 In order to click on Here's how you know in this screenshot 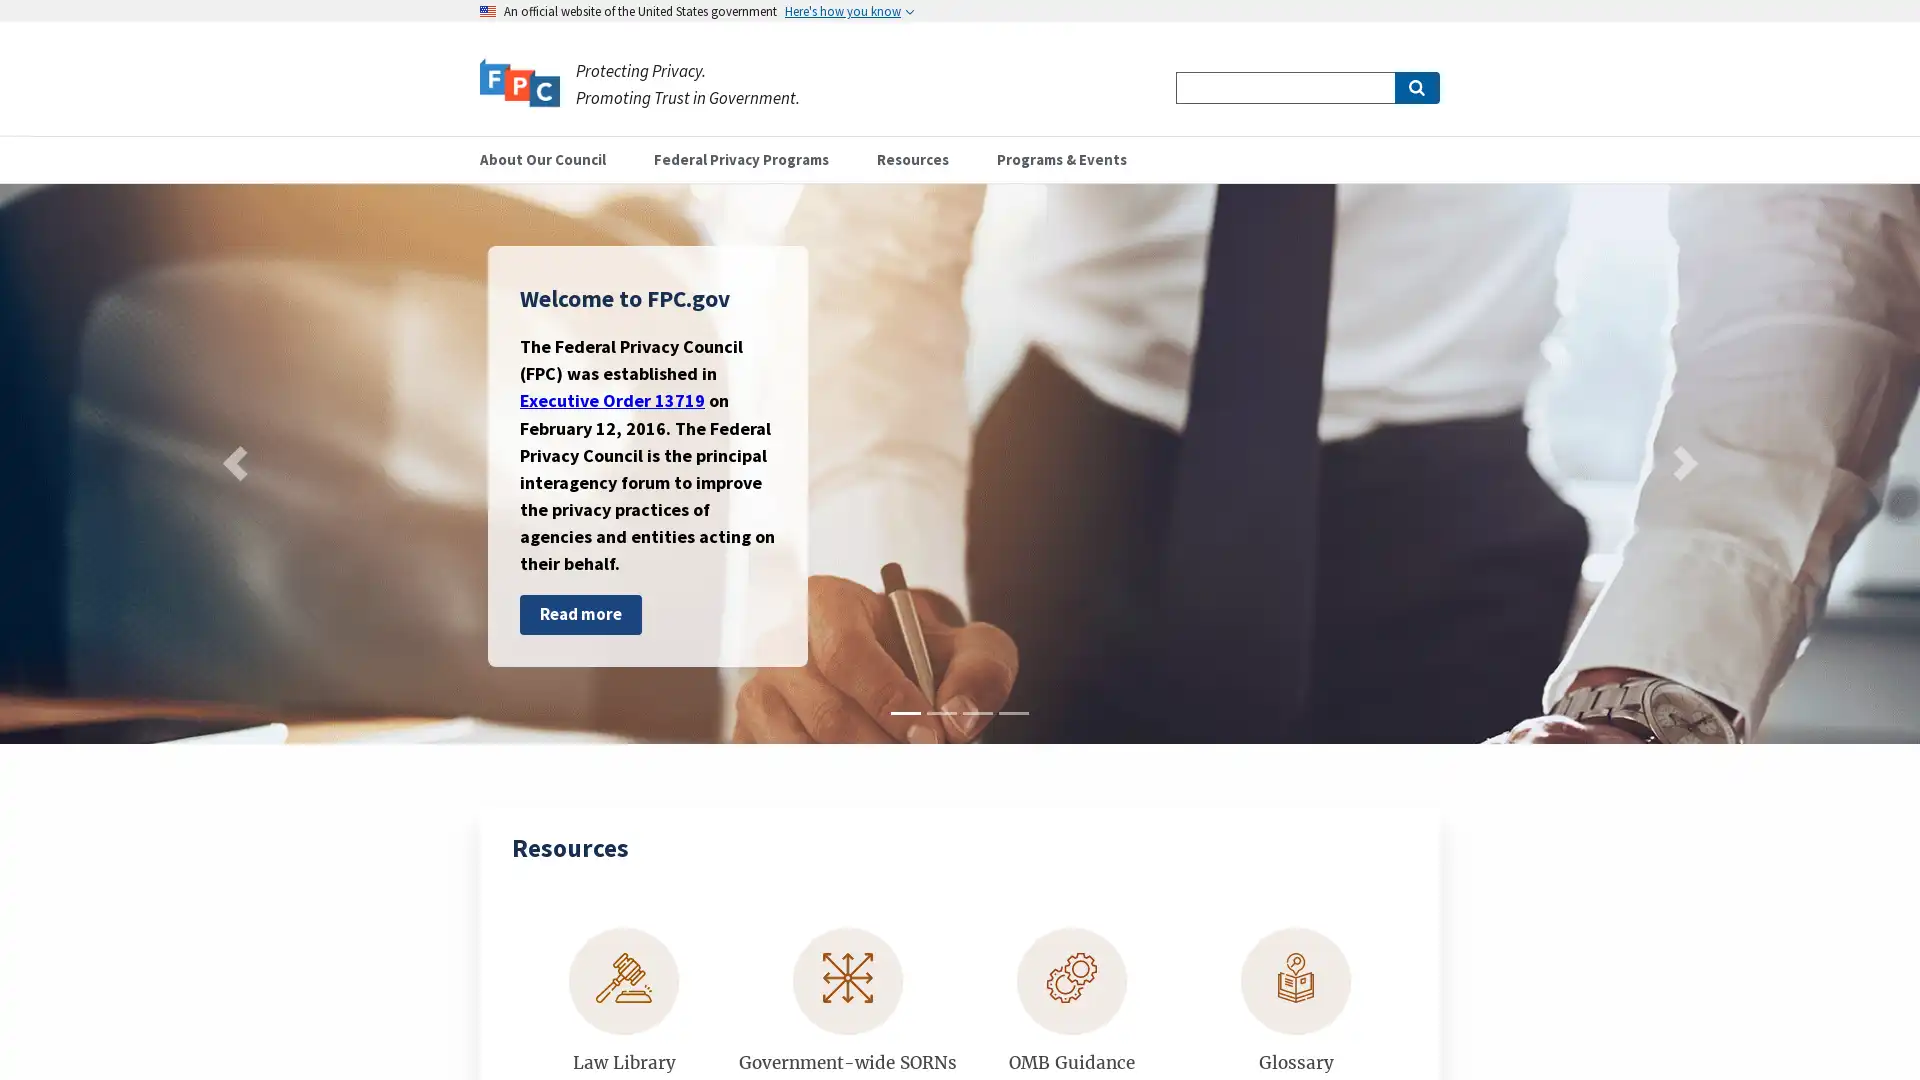, I will do `click(849, 11)`.